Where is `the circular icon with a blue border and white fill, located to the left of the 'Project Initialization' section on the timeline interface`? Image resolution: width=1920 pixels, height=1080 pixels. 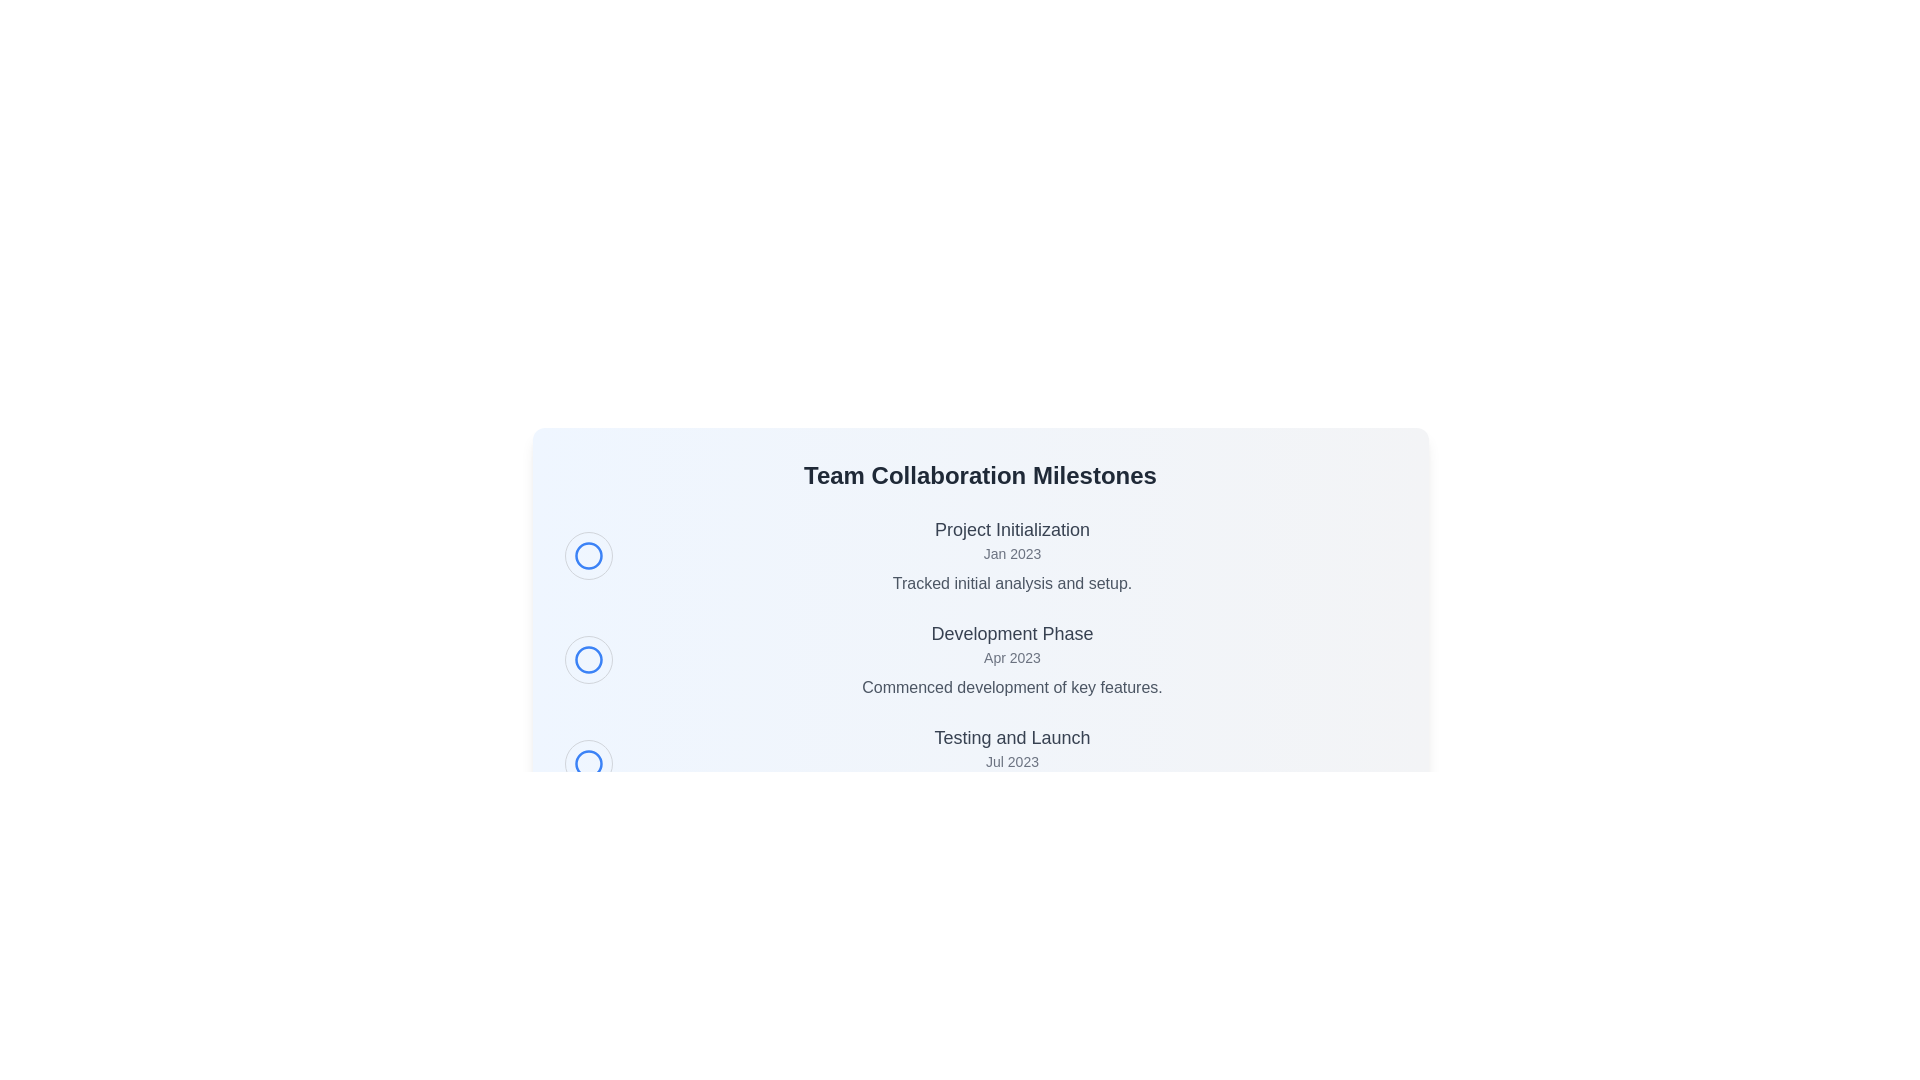 the circular icon with a blue border and white fill, located to the left of the 'Project Initialization' section on the timeline interface is located at coordinates (587, 555).